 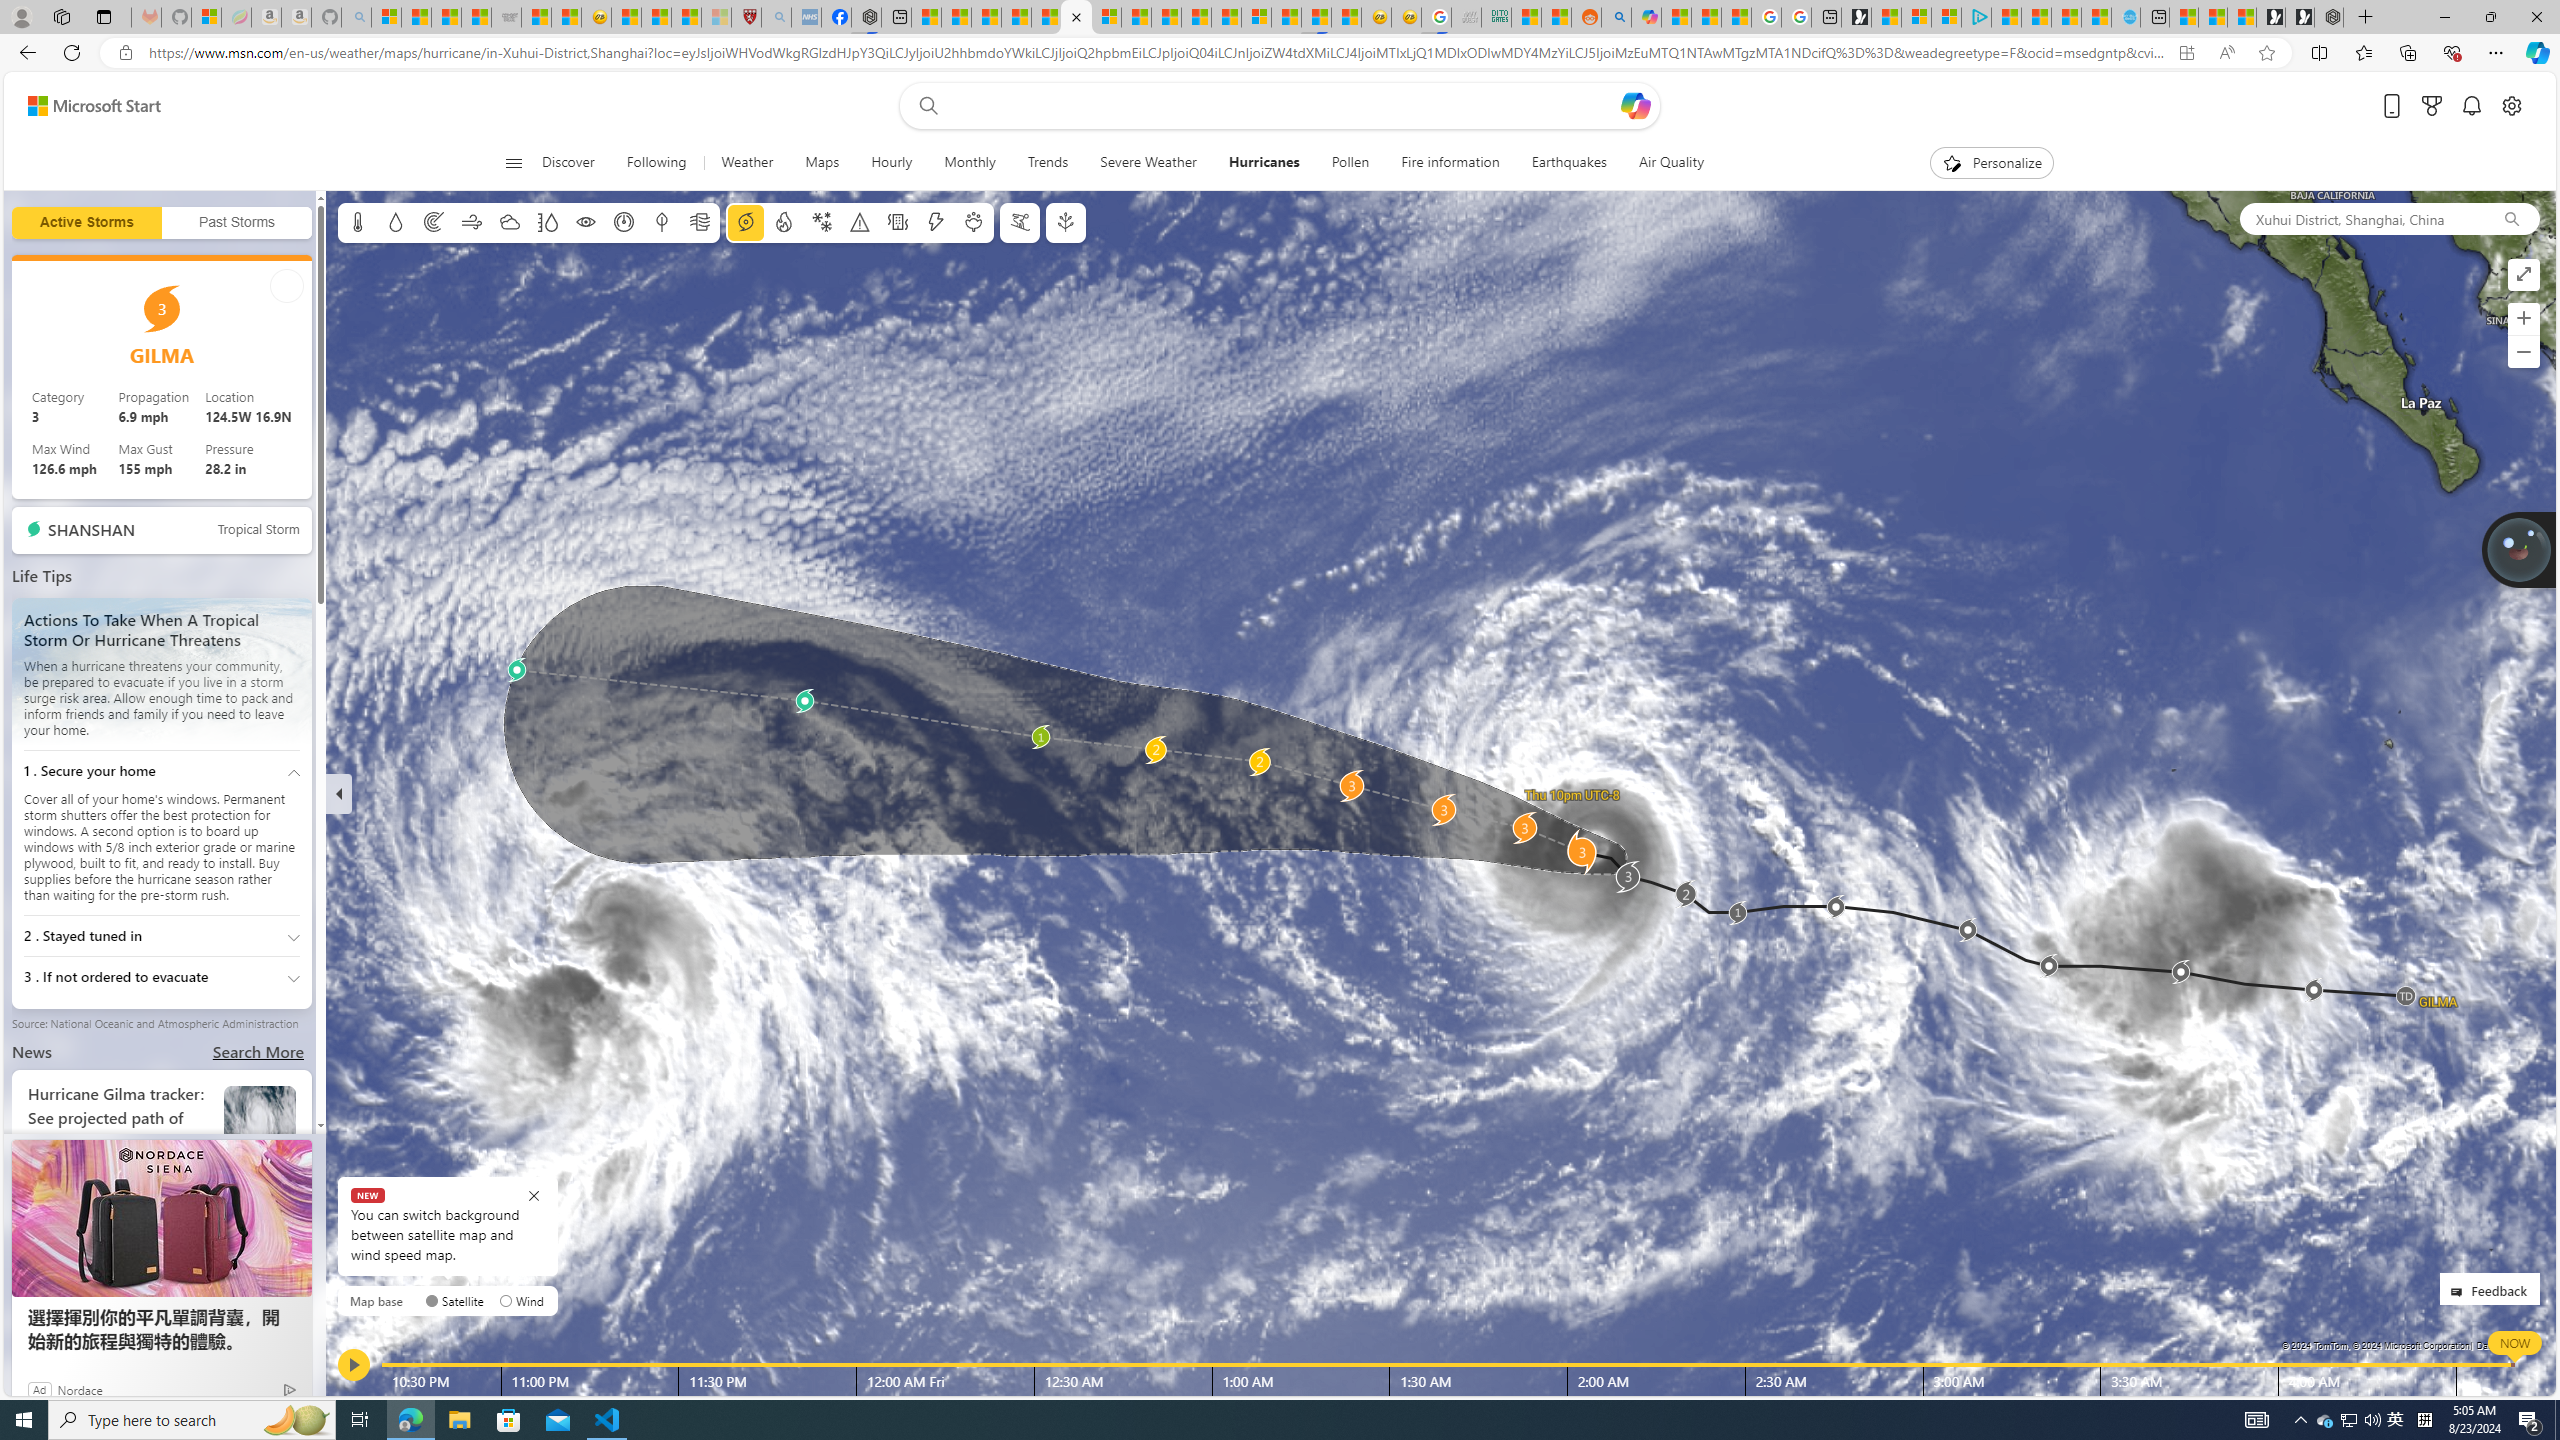 I want to click on 'AutomationID: radioButton-DS-EntryPoint1-1-layer-subtype-0-1', so click(x=505, y=1301).